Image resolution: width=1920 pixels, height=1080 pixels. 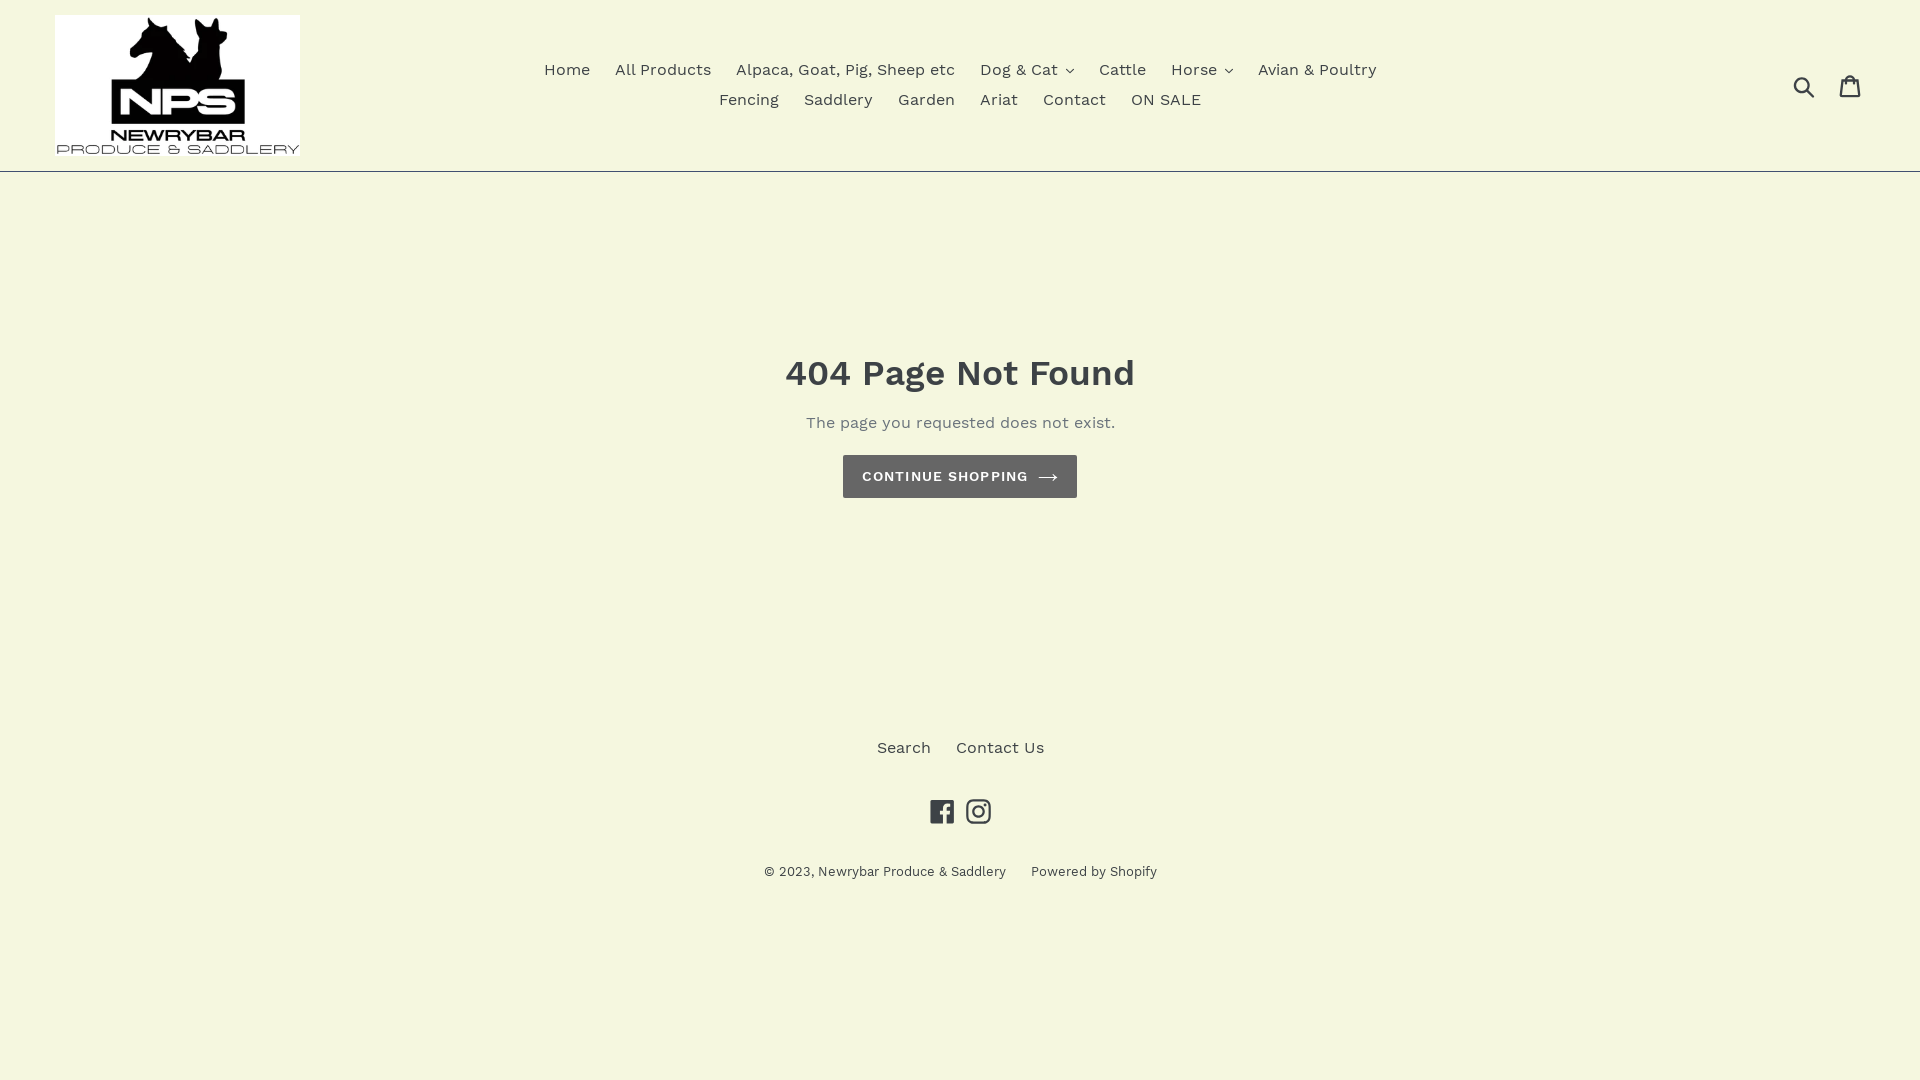 I want to click on 'Avian & Poultry', so click(x=1317, y=68).